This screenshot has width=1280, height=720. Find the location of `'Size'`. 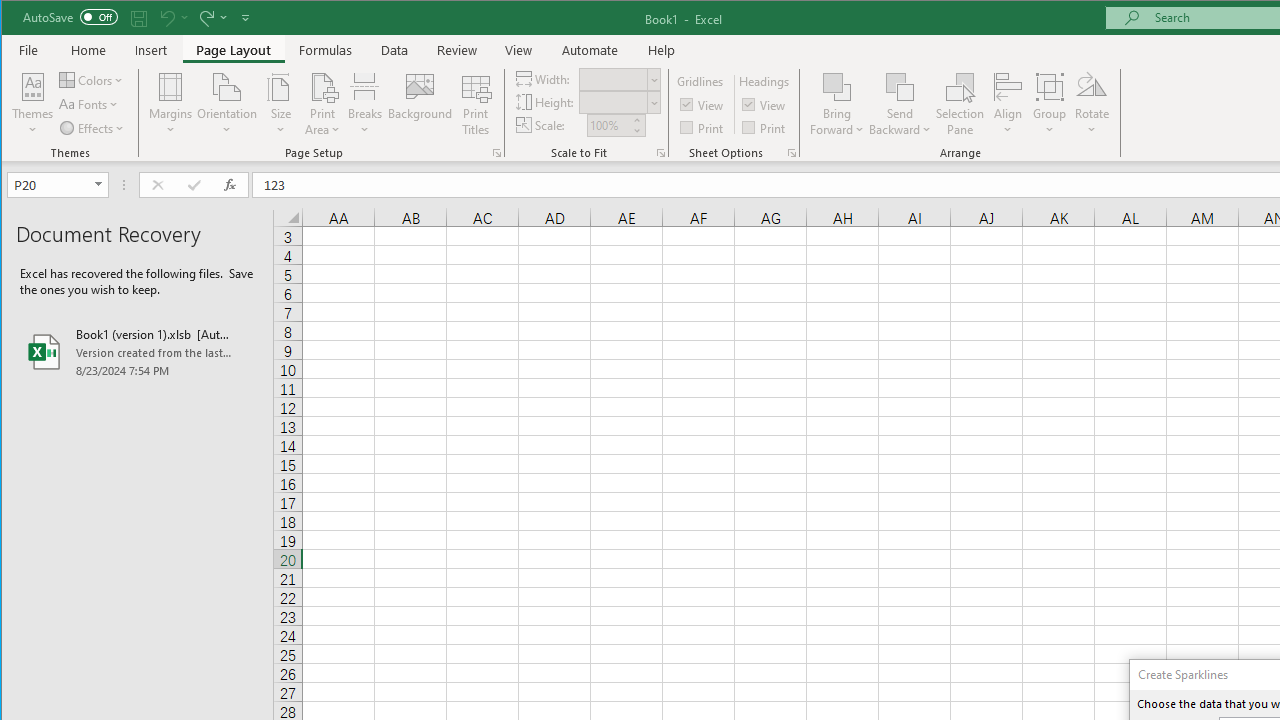

'Size' is located at coordinates (279, 104).